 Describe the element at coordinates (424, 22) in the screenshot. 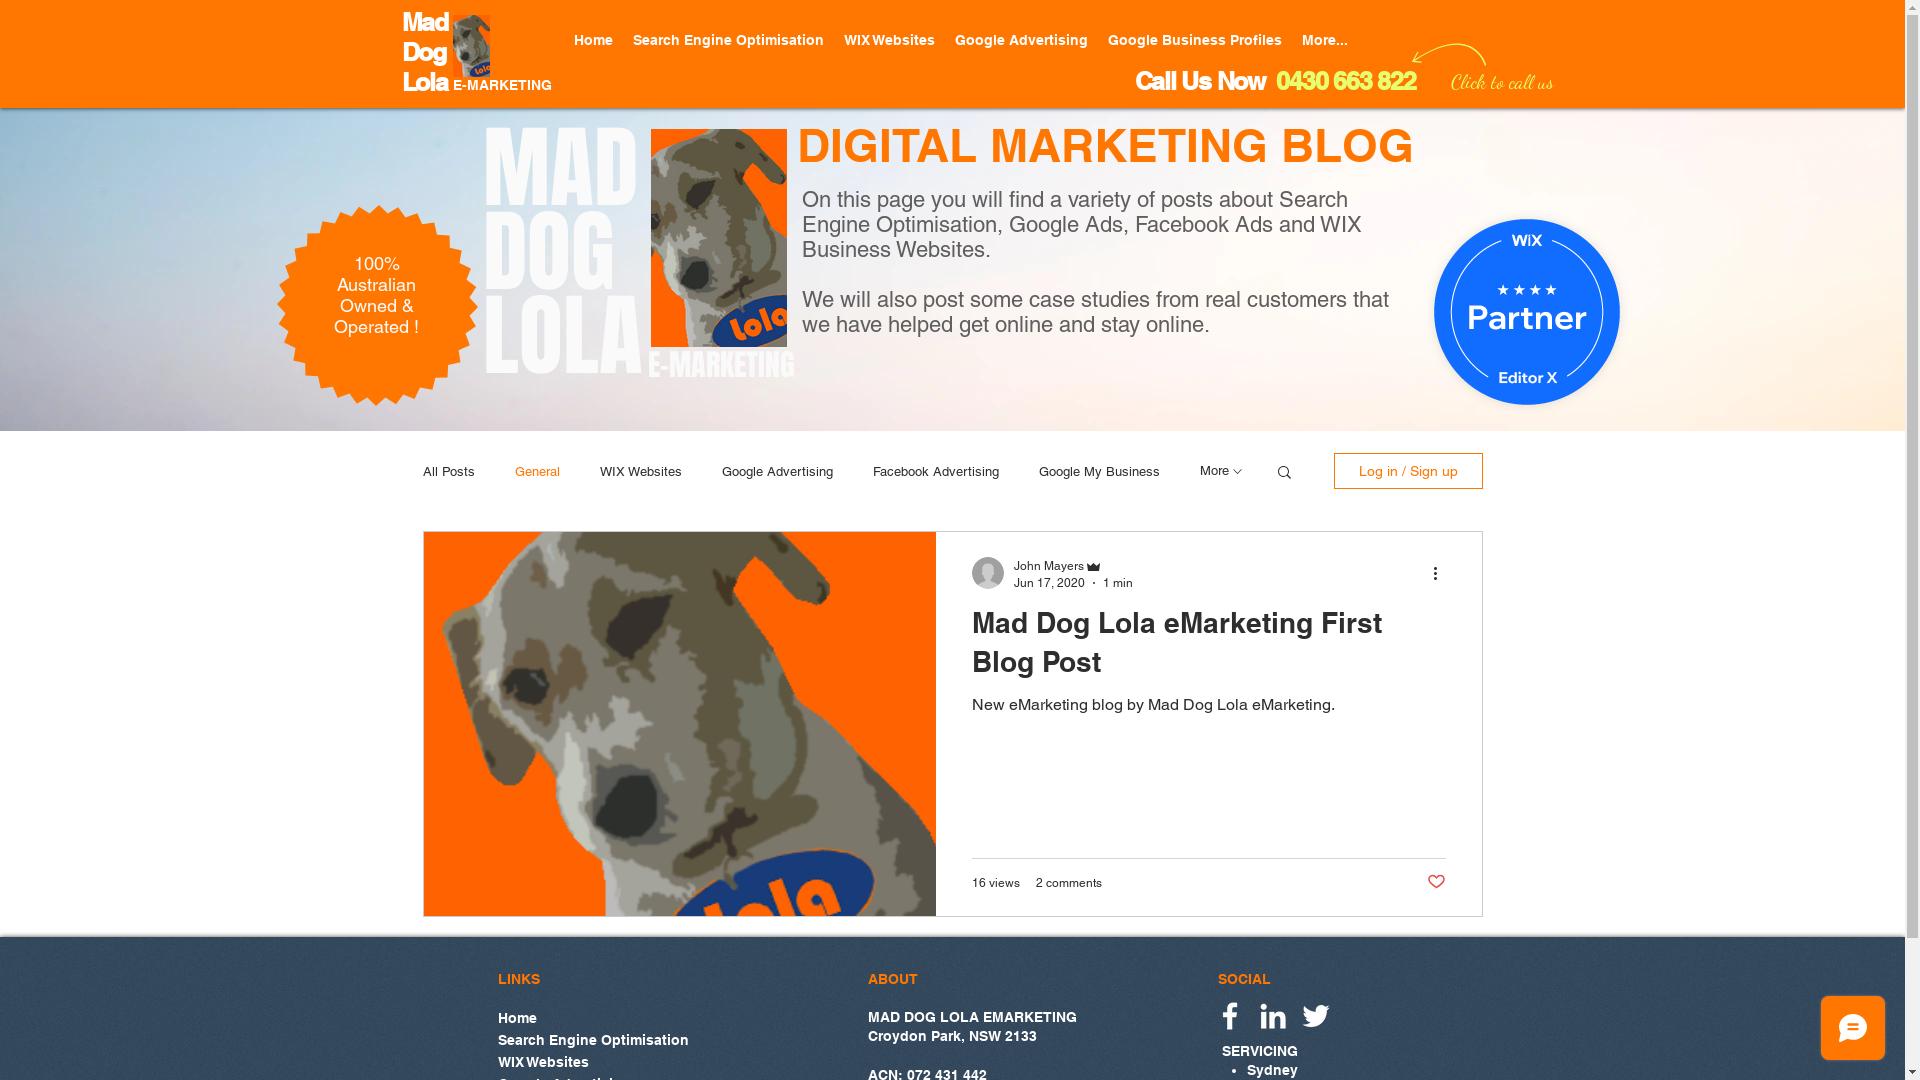

I see `'Mad'` at that location.